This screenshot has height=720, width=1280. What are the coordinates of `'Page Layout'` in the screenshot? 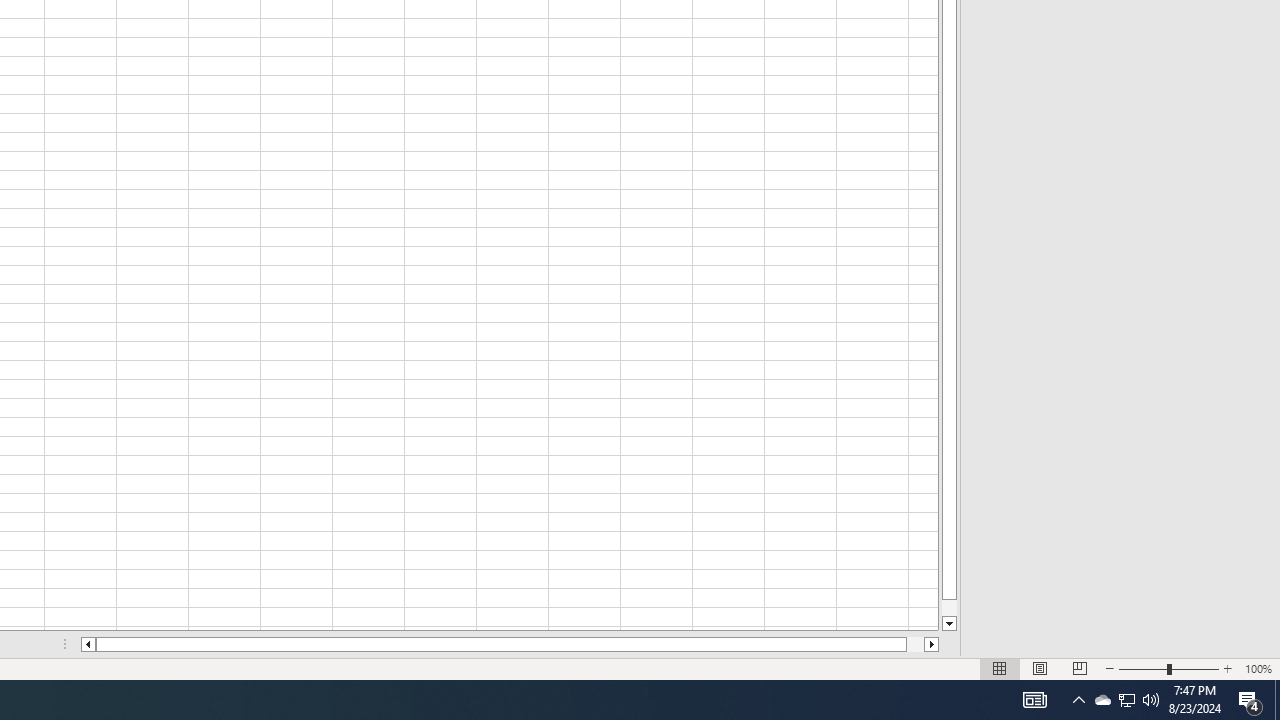 It's located at (1040, 669).